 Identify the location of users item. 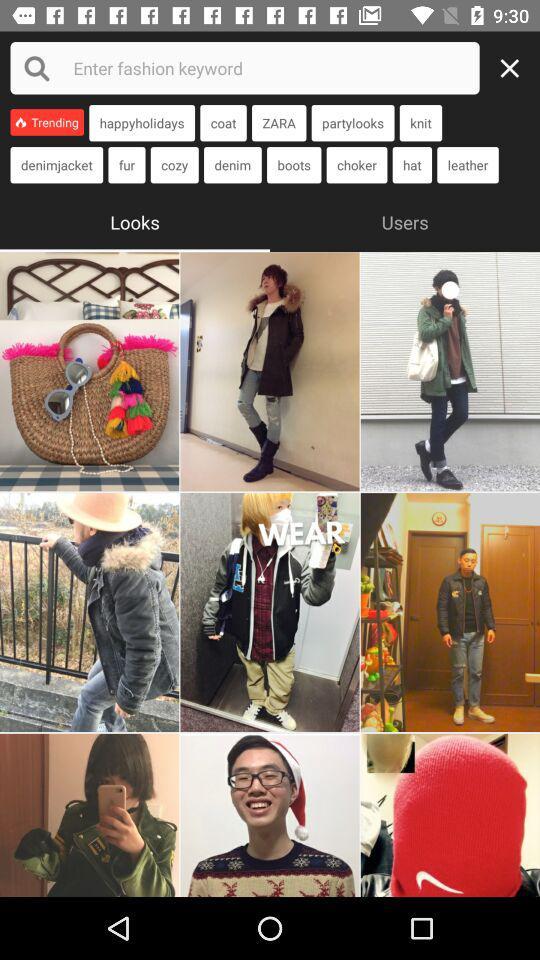
(405, 220).